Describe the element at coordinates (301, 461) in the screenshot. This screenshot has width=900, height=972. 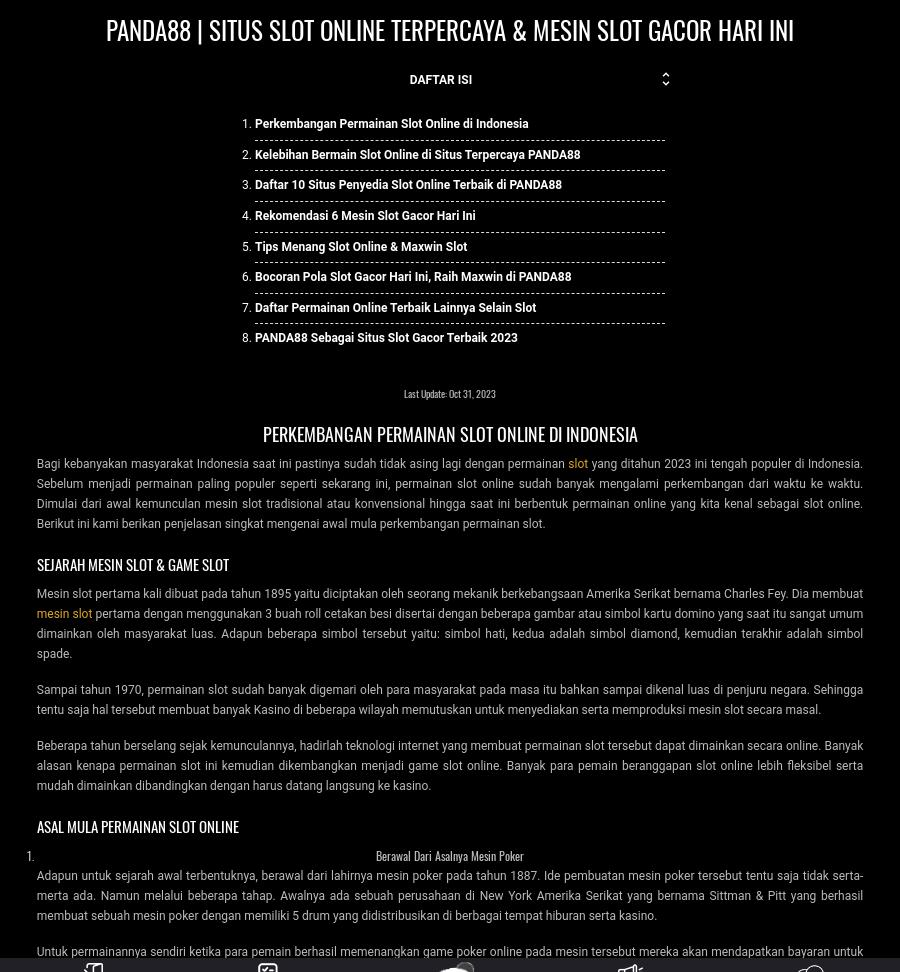
I see `'Bagi kebanyakan masyarakat Indonesia saat ini pastinya sudah tidak asing lagi dengan permainan'` at that location.